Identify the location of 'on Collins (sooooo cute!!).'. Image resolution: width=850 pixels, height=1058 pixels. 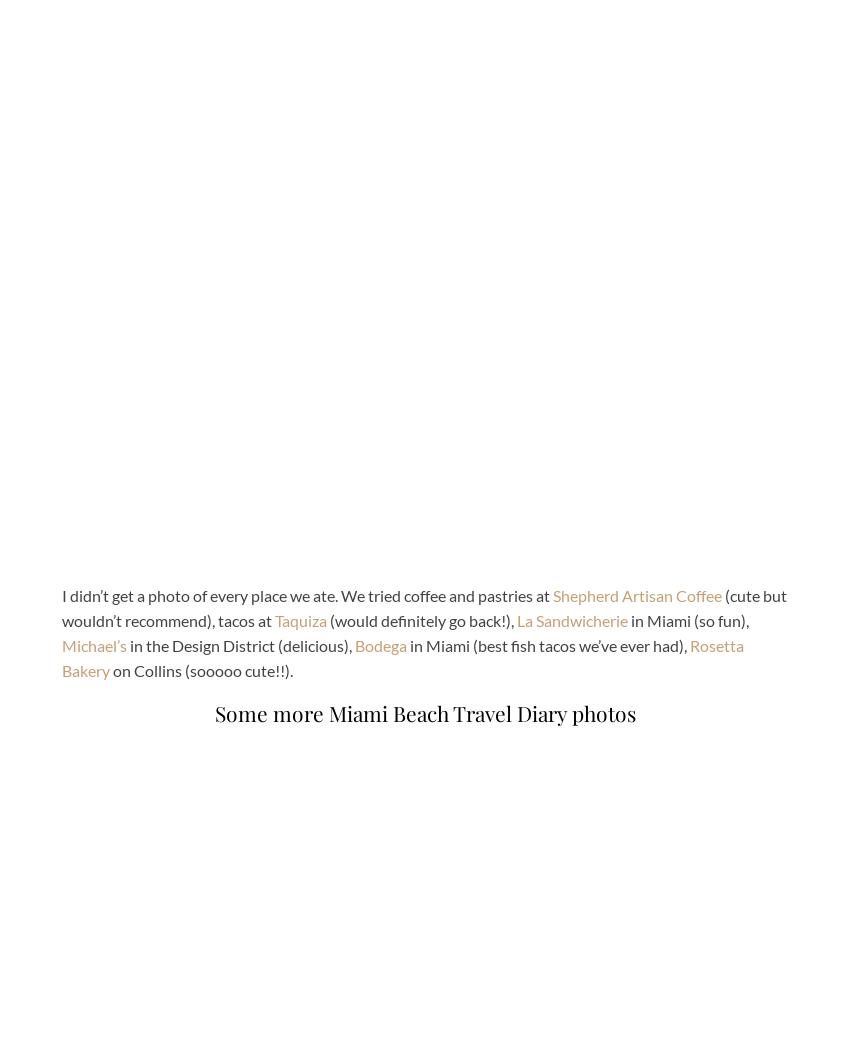
(200, 669).